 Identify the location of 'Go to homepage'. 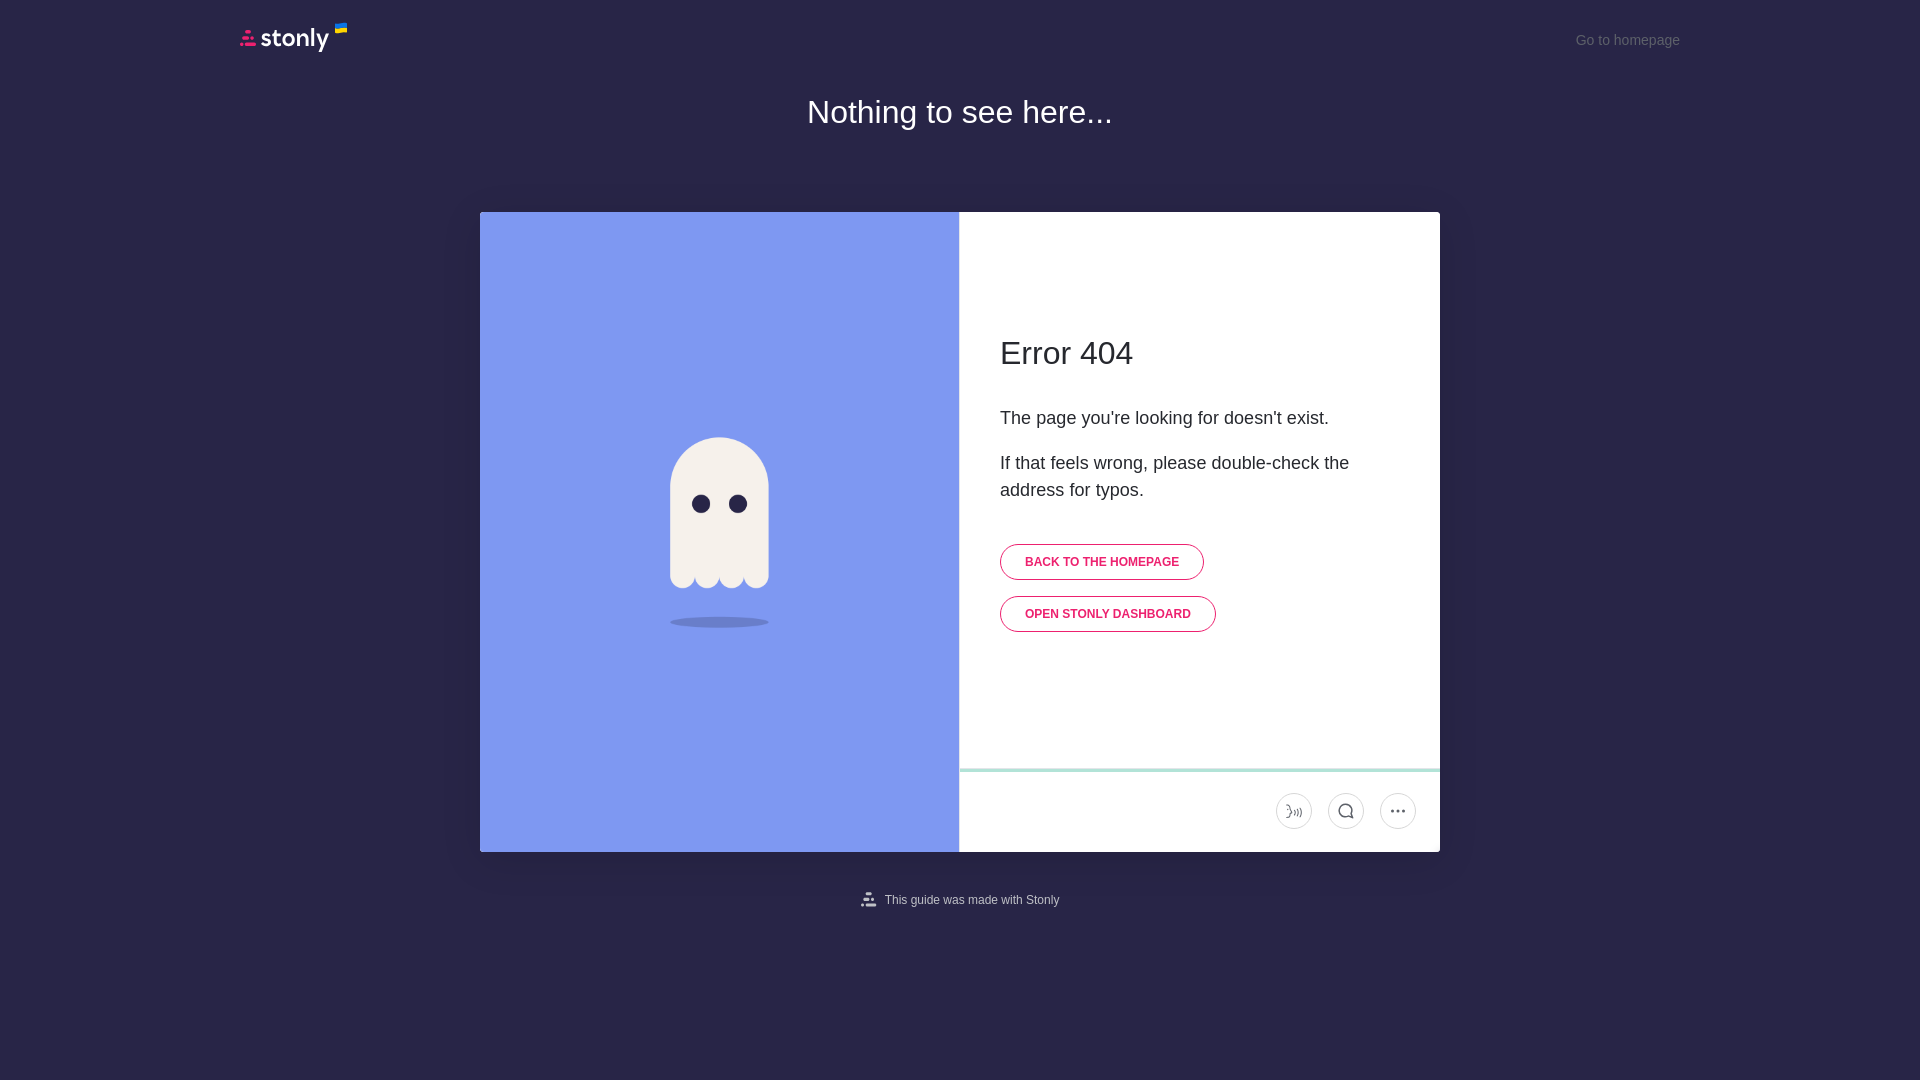
(1627, 39).